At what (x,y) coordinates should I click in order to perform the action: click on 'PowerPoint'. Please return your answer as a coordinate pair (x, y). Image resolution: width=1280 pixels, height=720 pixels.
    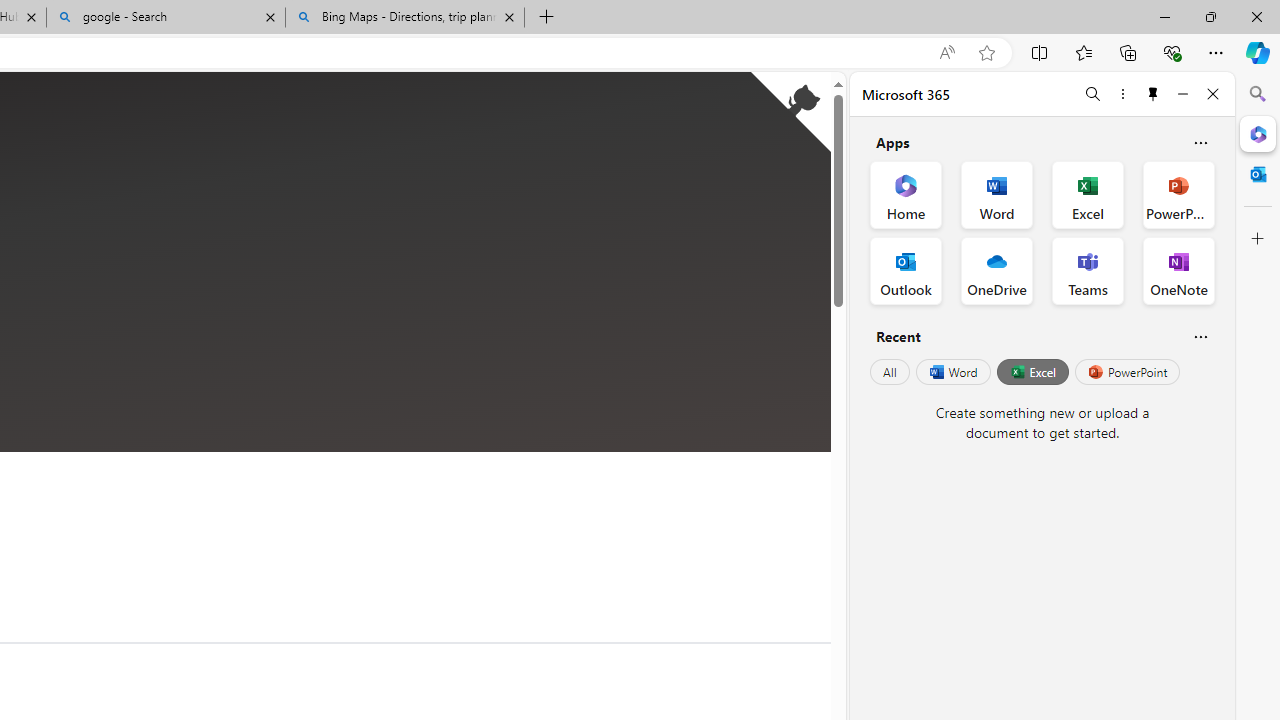
    Looking at the image, I should click on (1127, 372).